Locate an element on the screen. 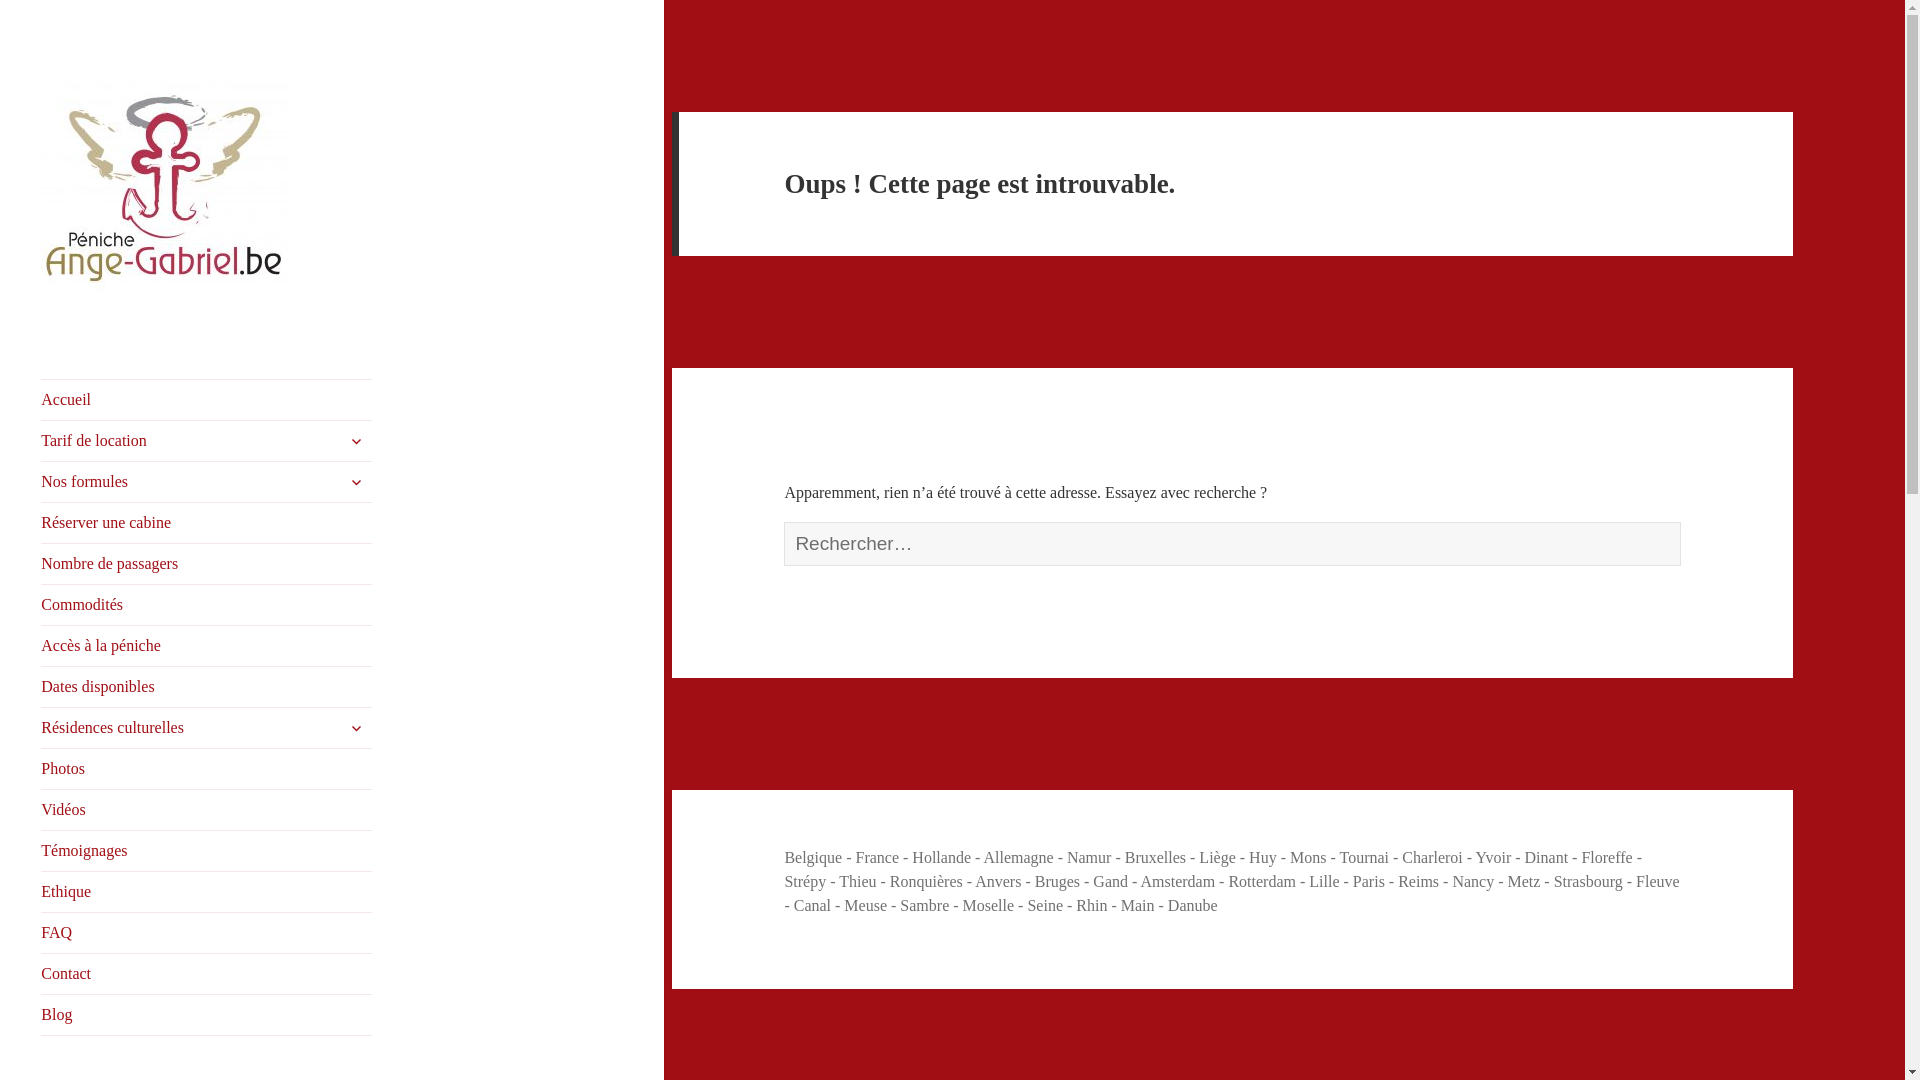  'FAQ' is located at coordinates (41, 933).